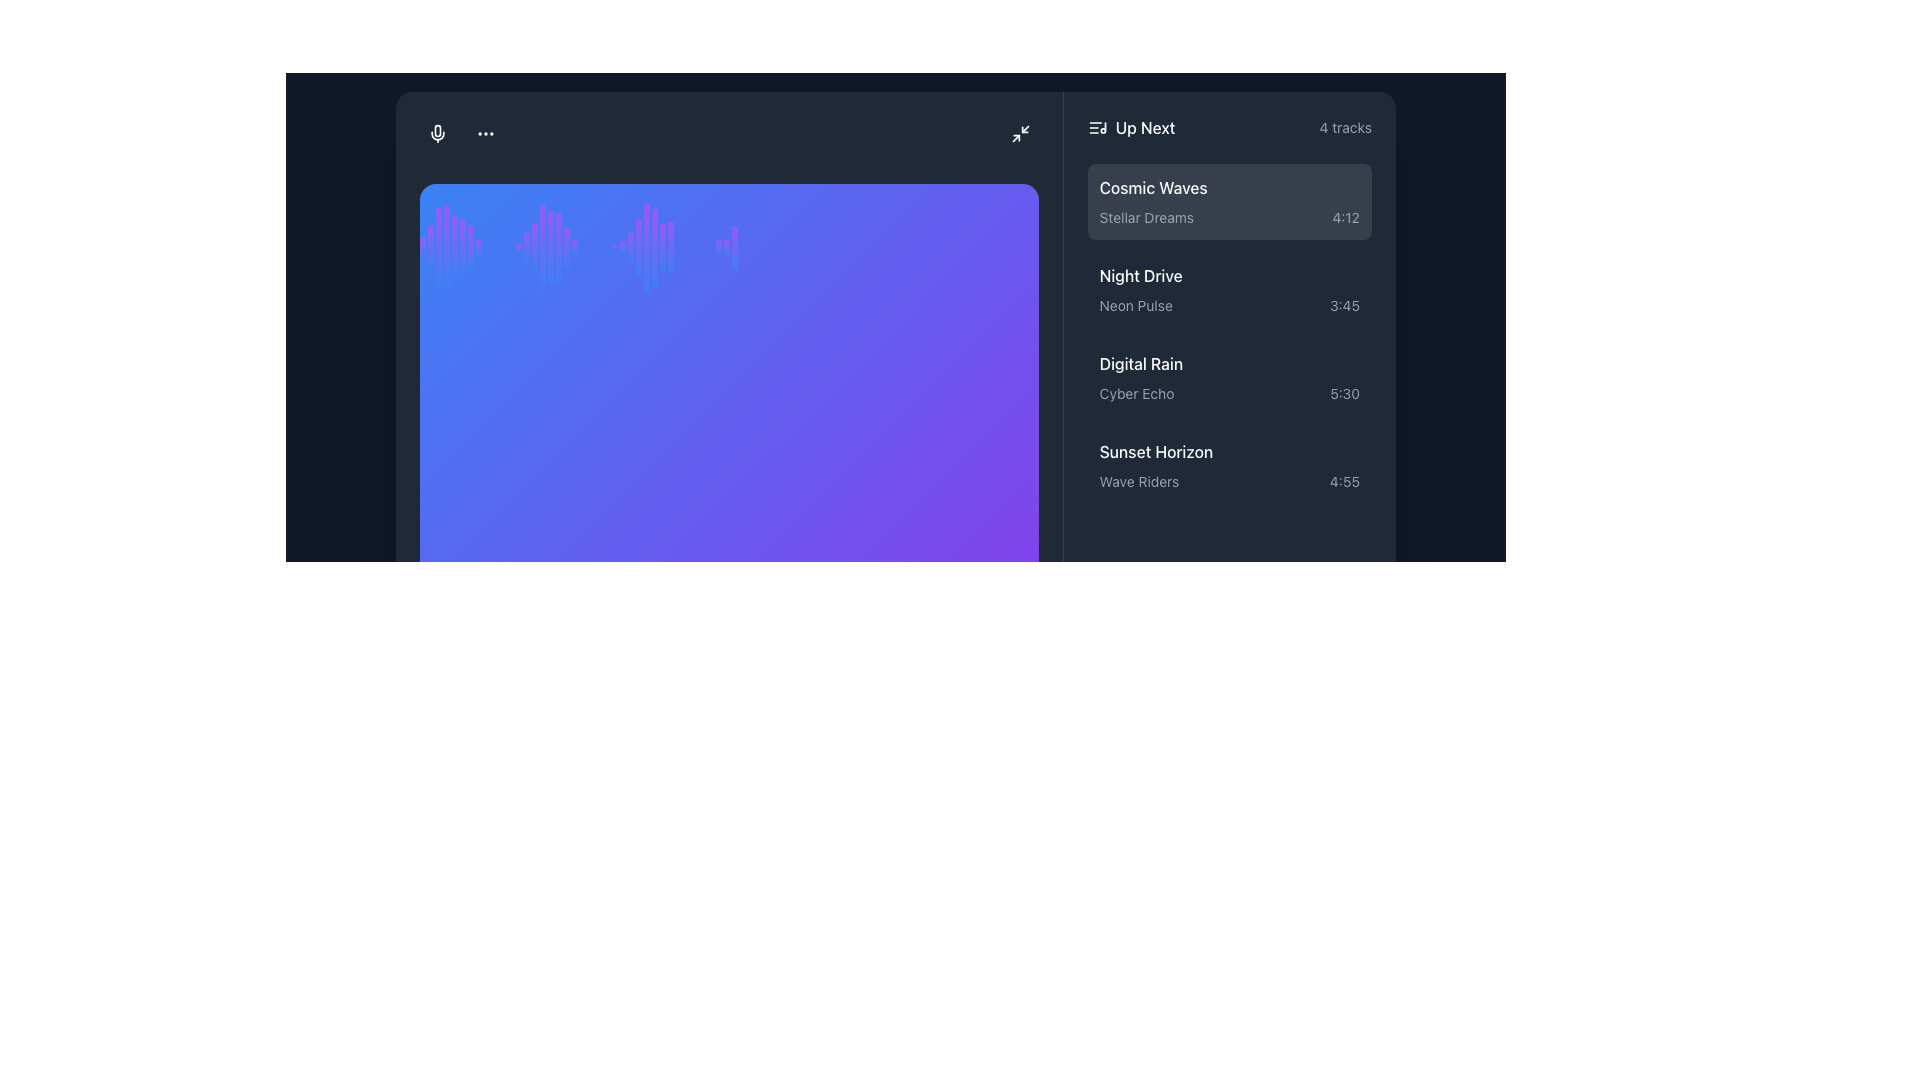 The width and height of the screenshot is (1920, 1080). Describe the element at coordinates (1228, 289) in the screenshot. I see `on the second list item in the 'Up Next' section` at that location.